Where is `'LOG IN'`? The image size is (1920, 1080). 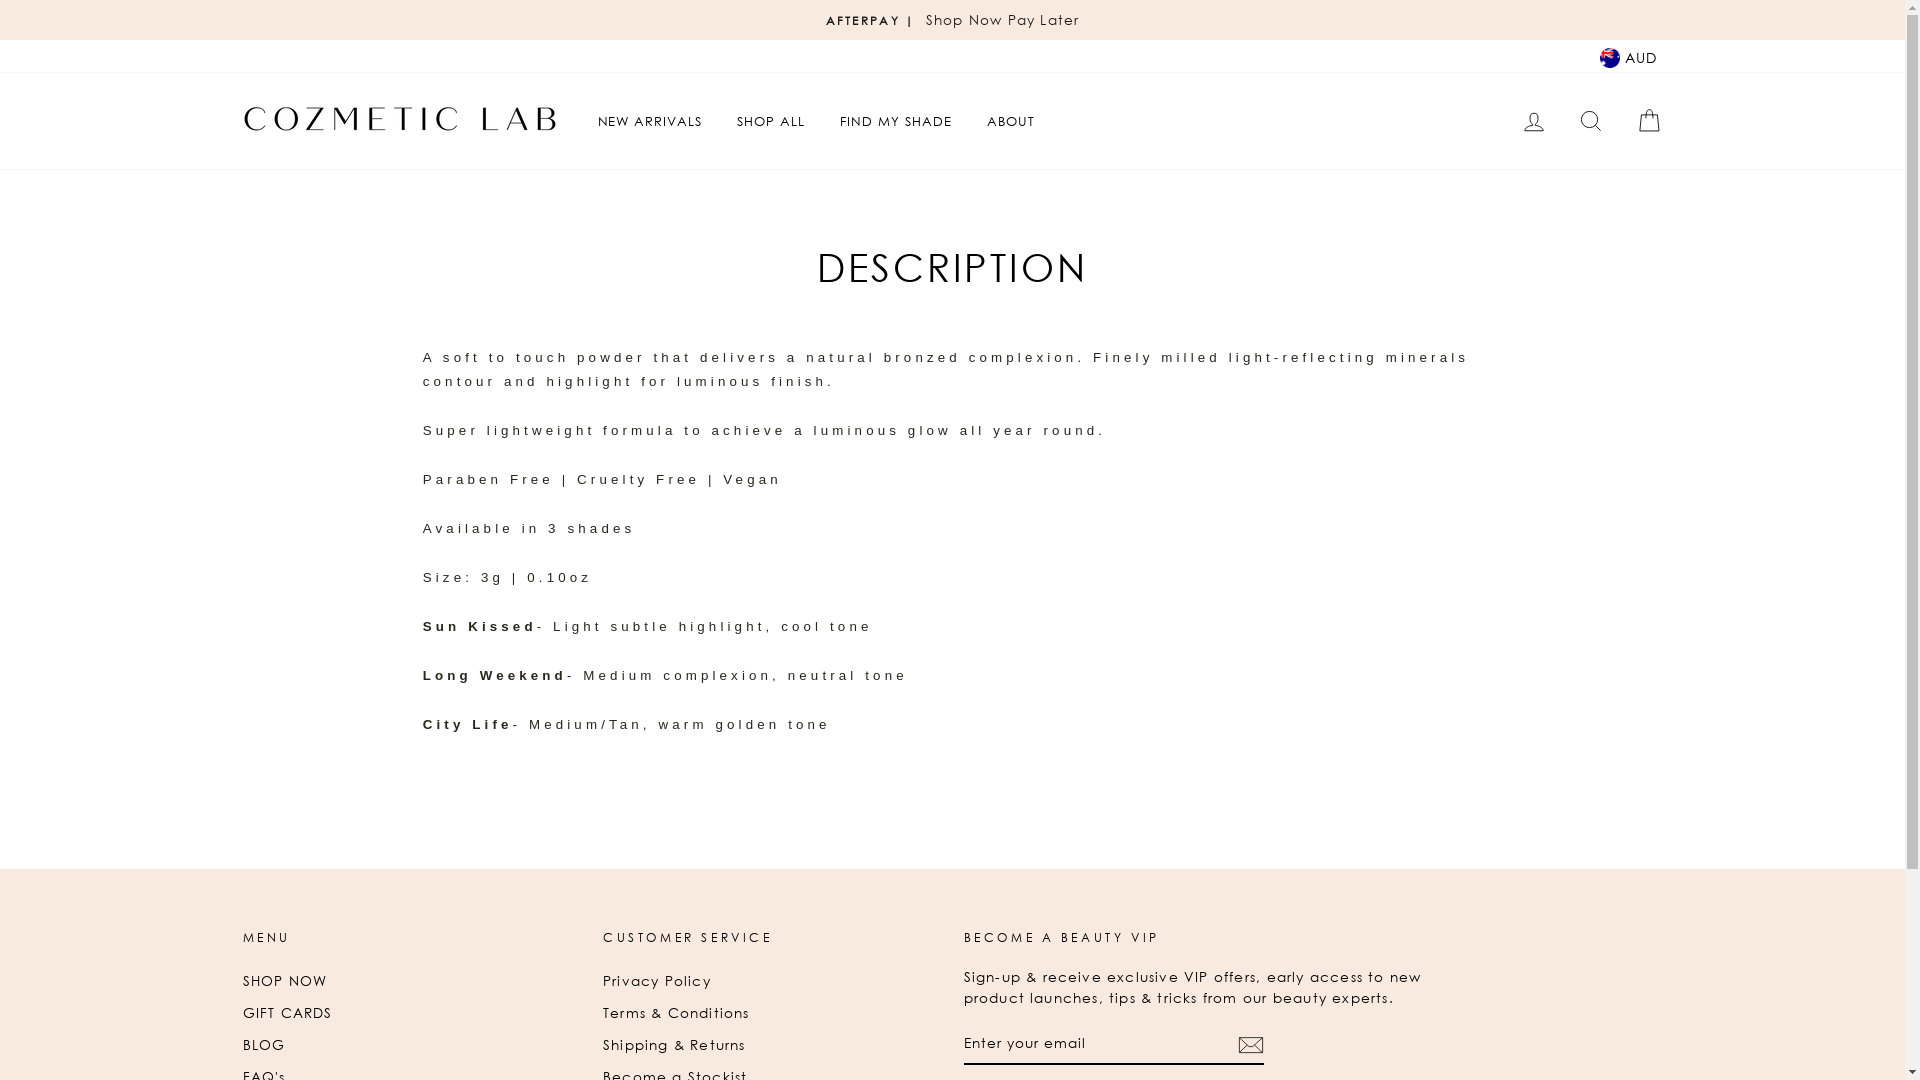
'LOG IN' is located at coordinates (1507, 121).